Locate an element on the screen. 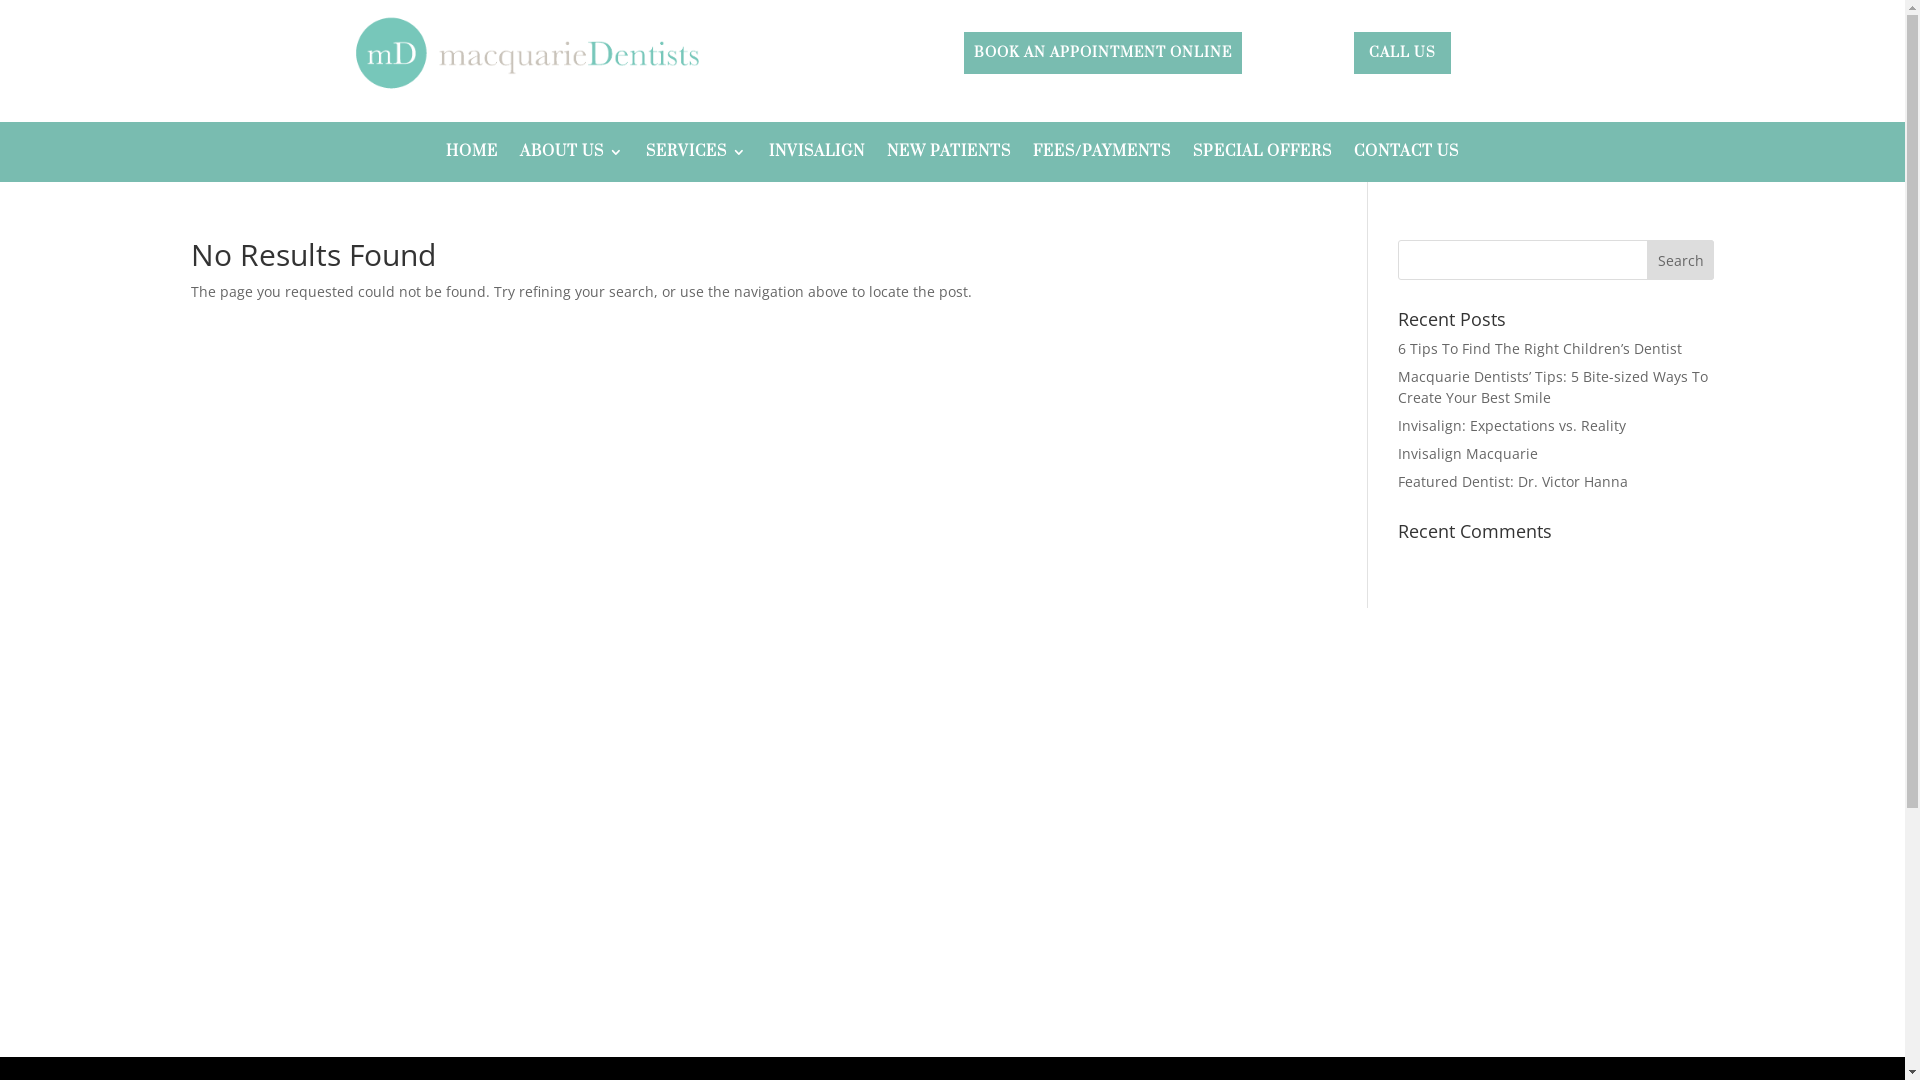 The image size is (1920, 1080). 'CONTACT US' is located at coordinates (1353, 154).